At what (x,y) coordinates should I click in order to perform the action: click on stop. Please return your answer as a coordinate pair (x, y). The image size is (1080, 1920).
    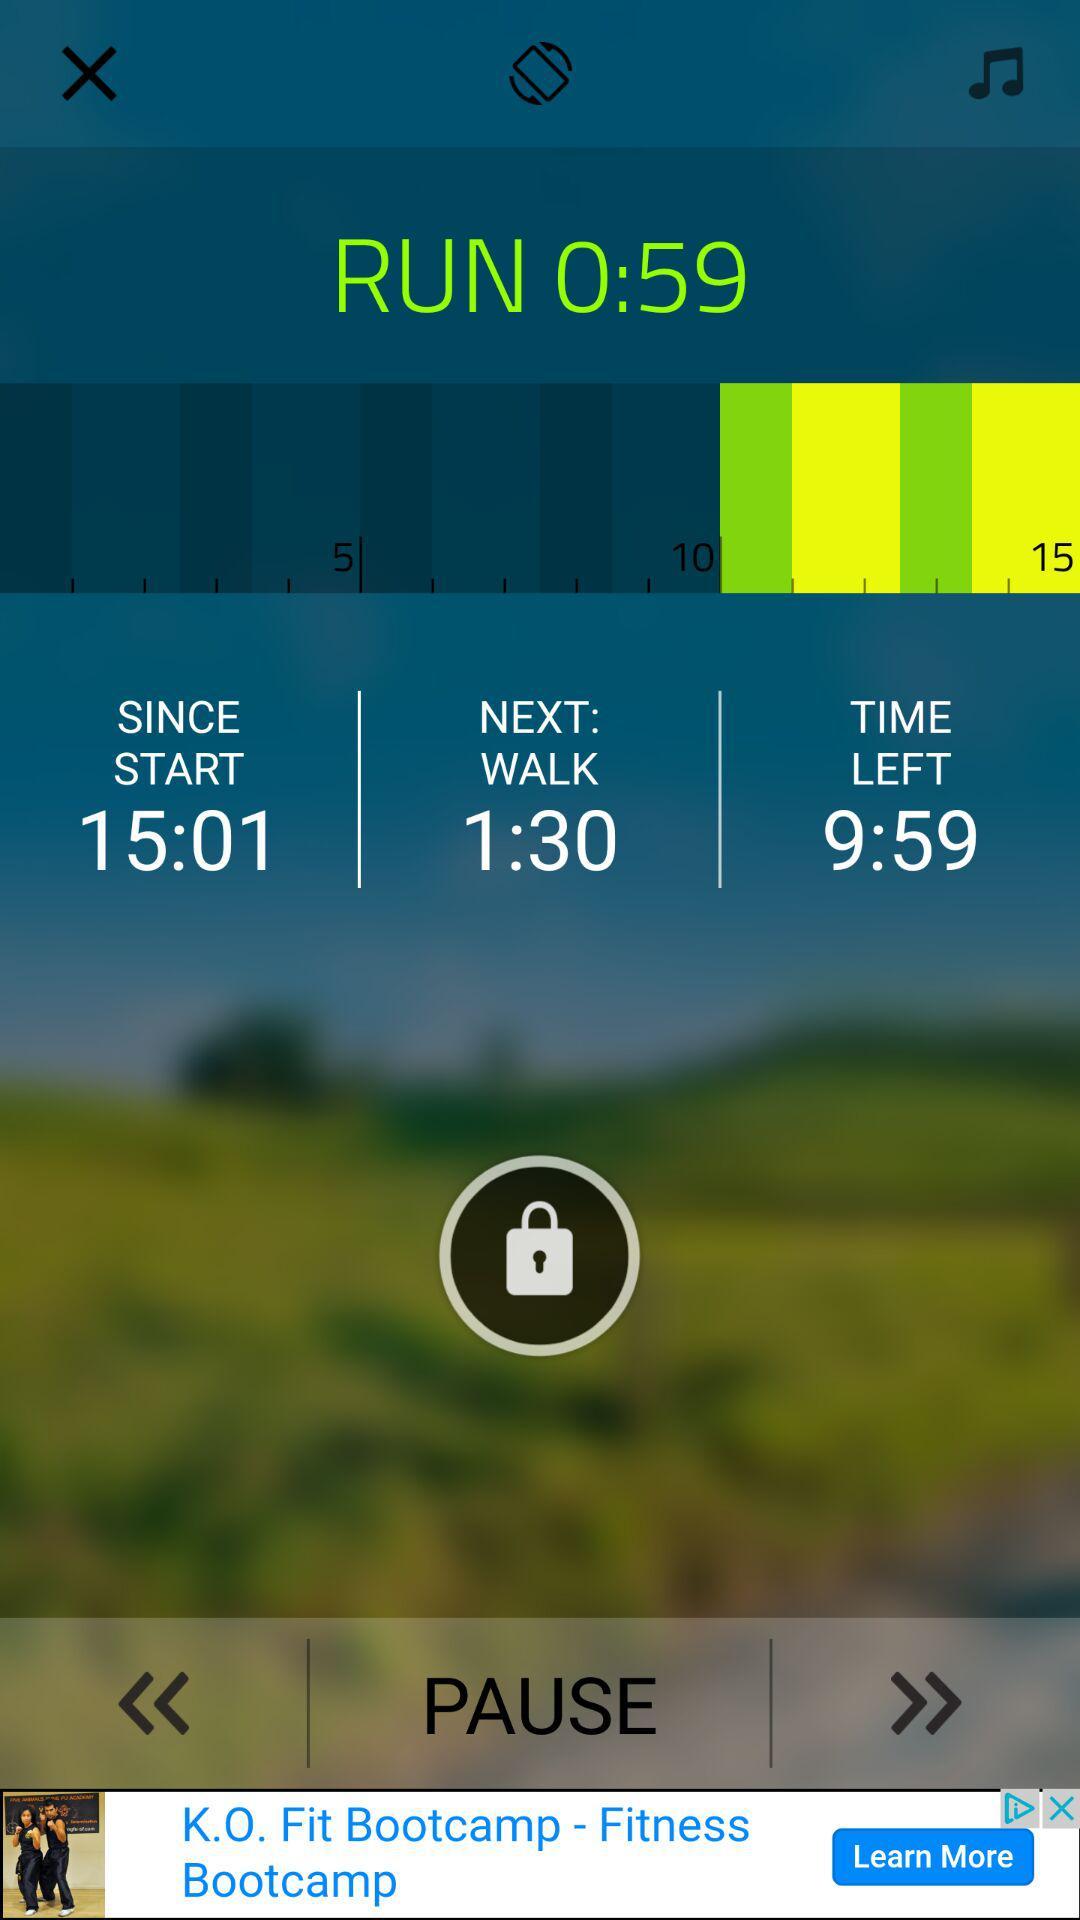
    Looking at the image, I should click on (538, 1254).